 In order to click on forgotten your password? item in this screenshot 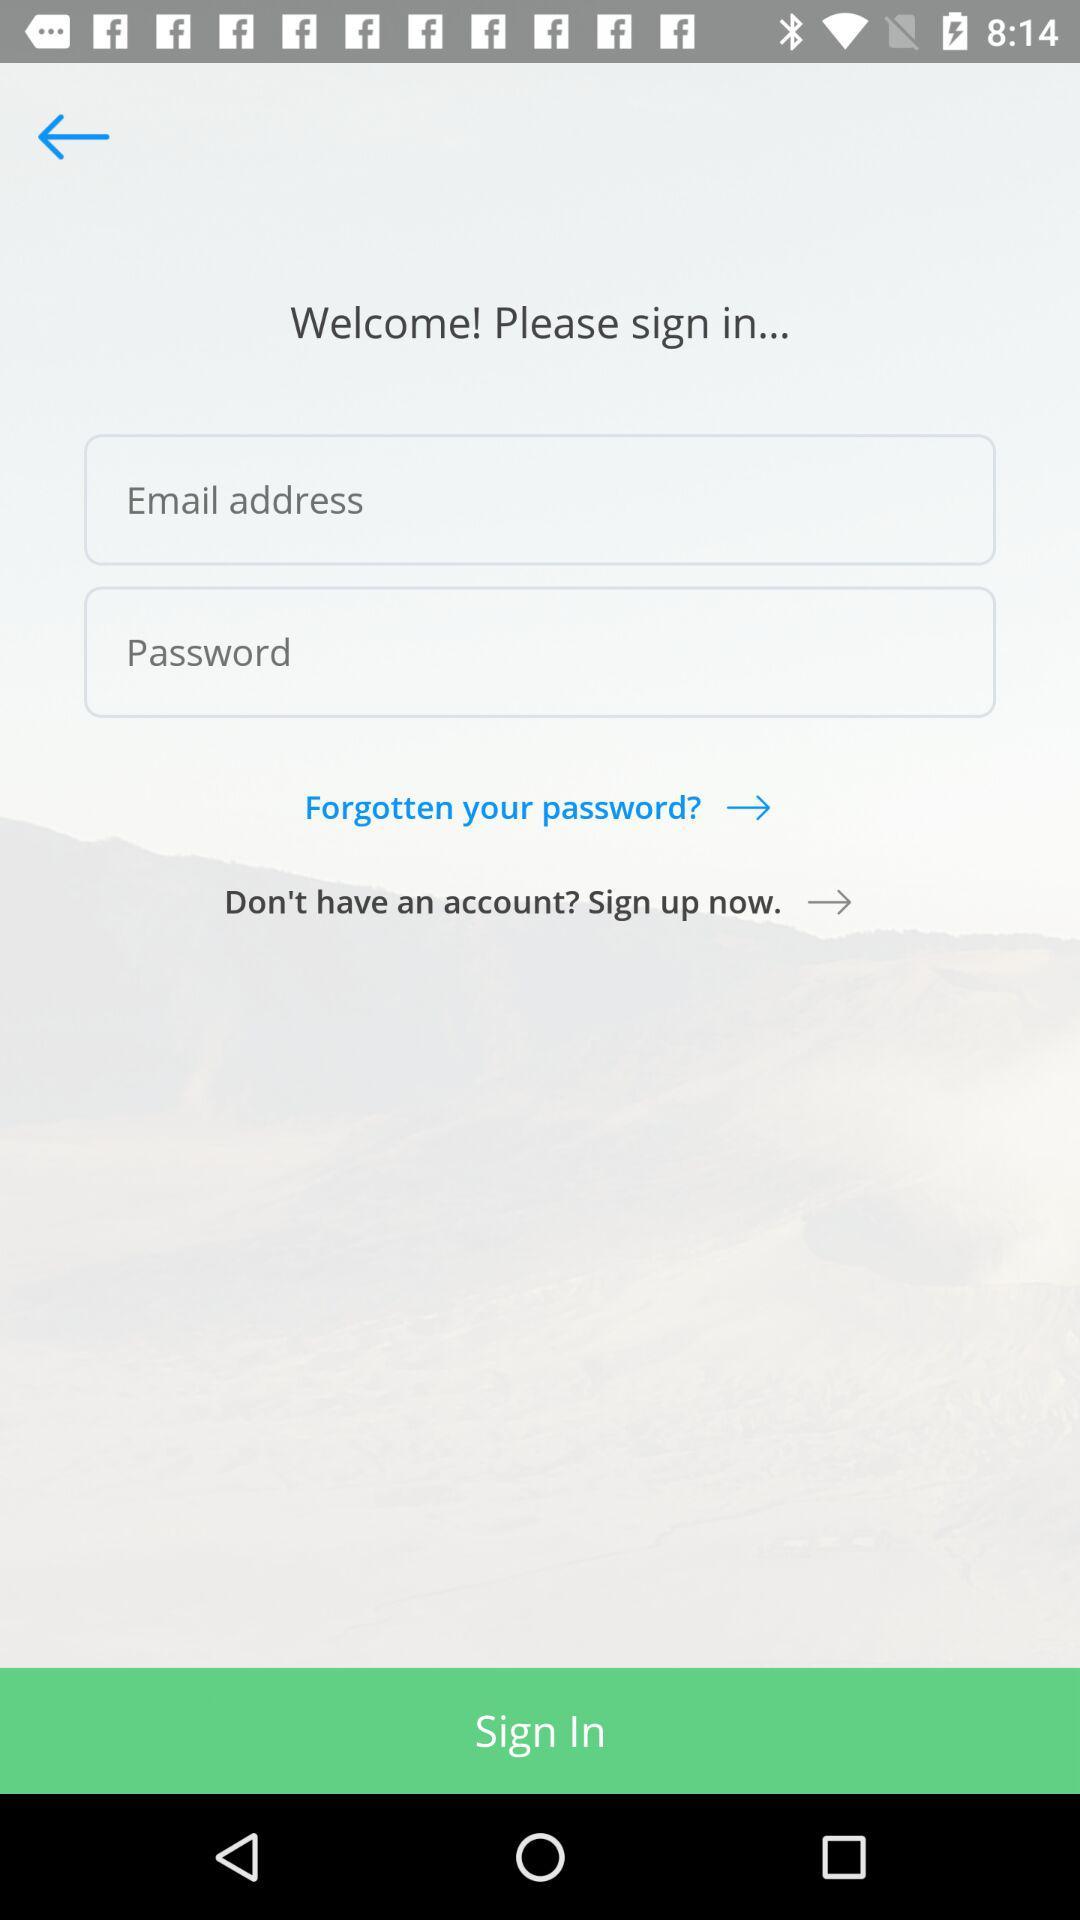, I will do `click(538, 806)`.